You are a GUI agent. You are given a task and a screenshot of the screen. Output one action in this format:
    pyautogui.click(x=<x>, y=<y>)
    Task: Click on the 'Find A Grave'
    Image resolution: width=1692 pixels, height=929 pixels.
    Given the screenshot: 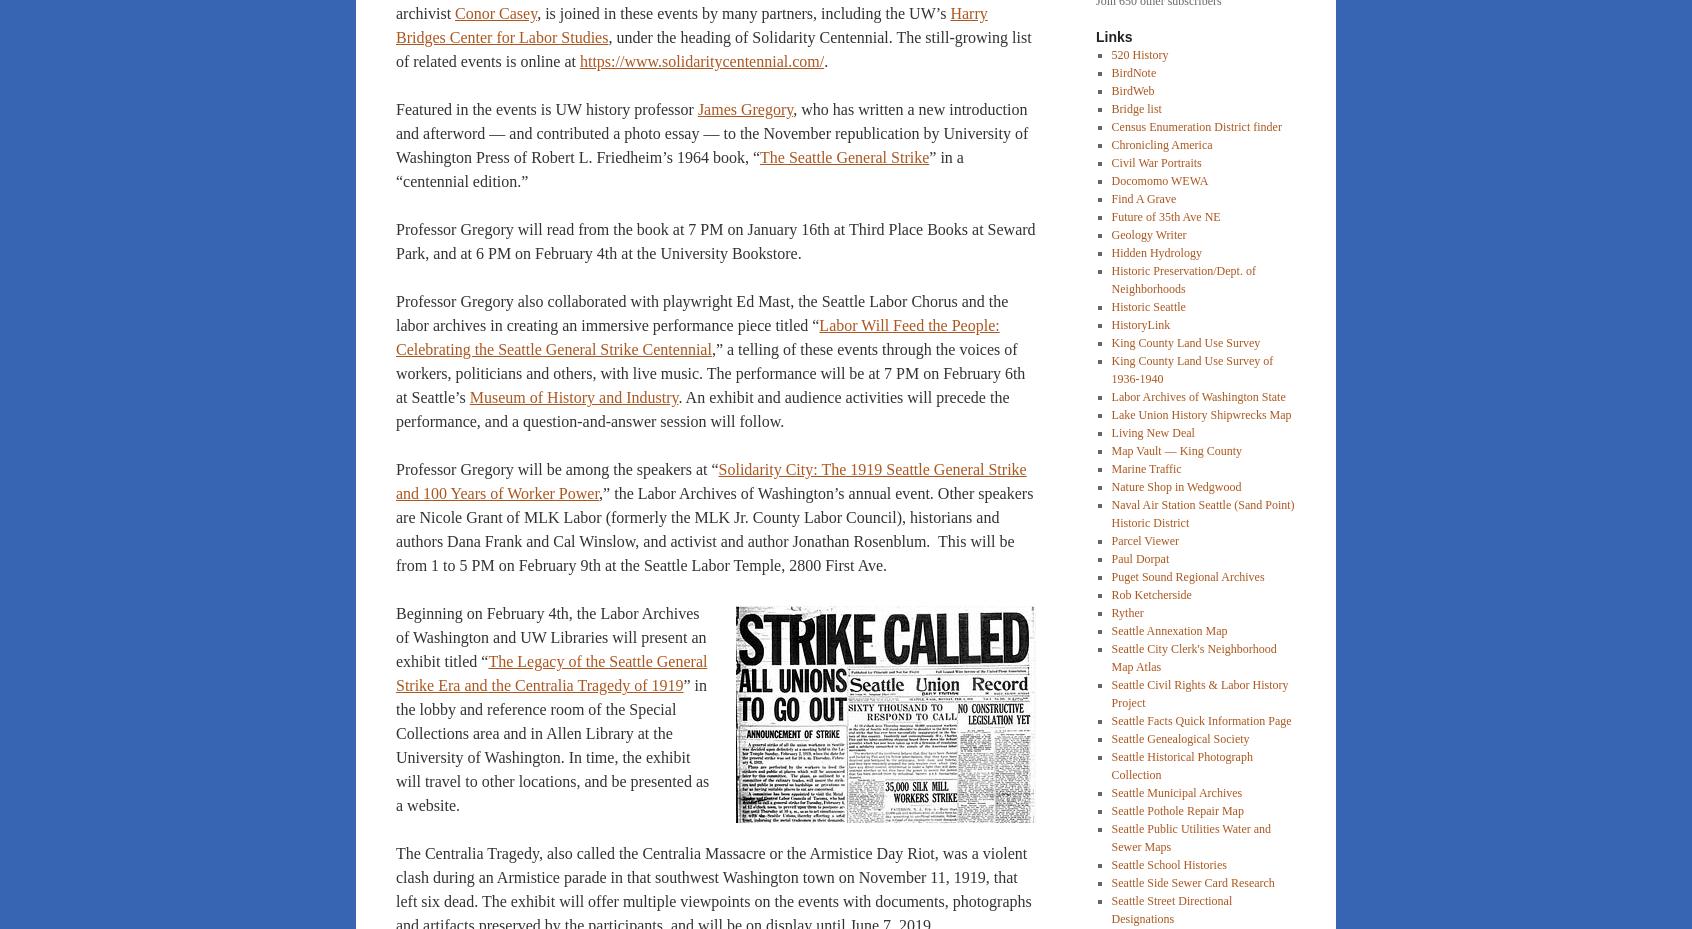 What is the action you would take?
    pyautogui.click(x=1142, y=197)
    